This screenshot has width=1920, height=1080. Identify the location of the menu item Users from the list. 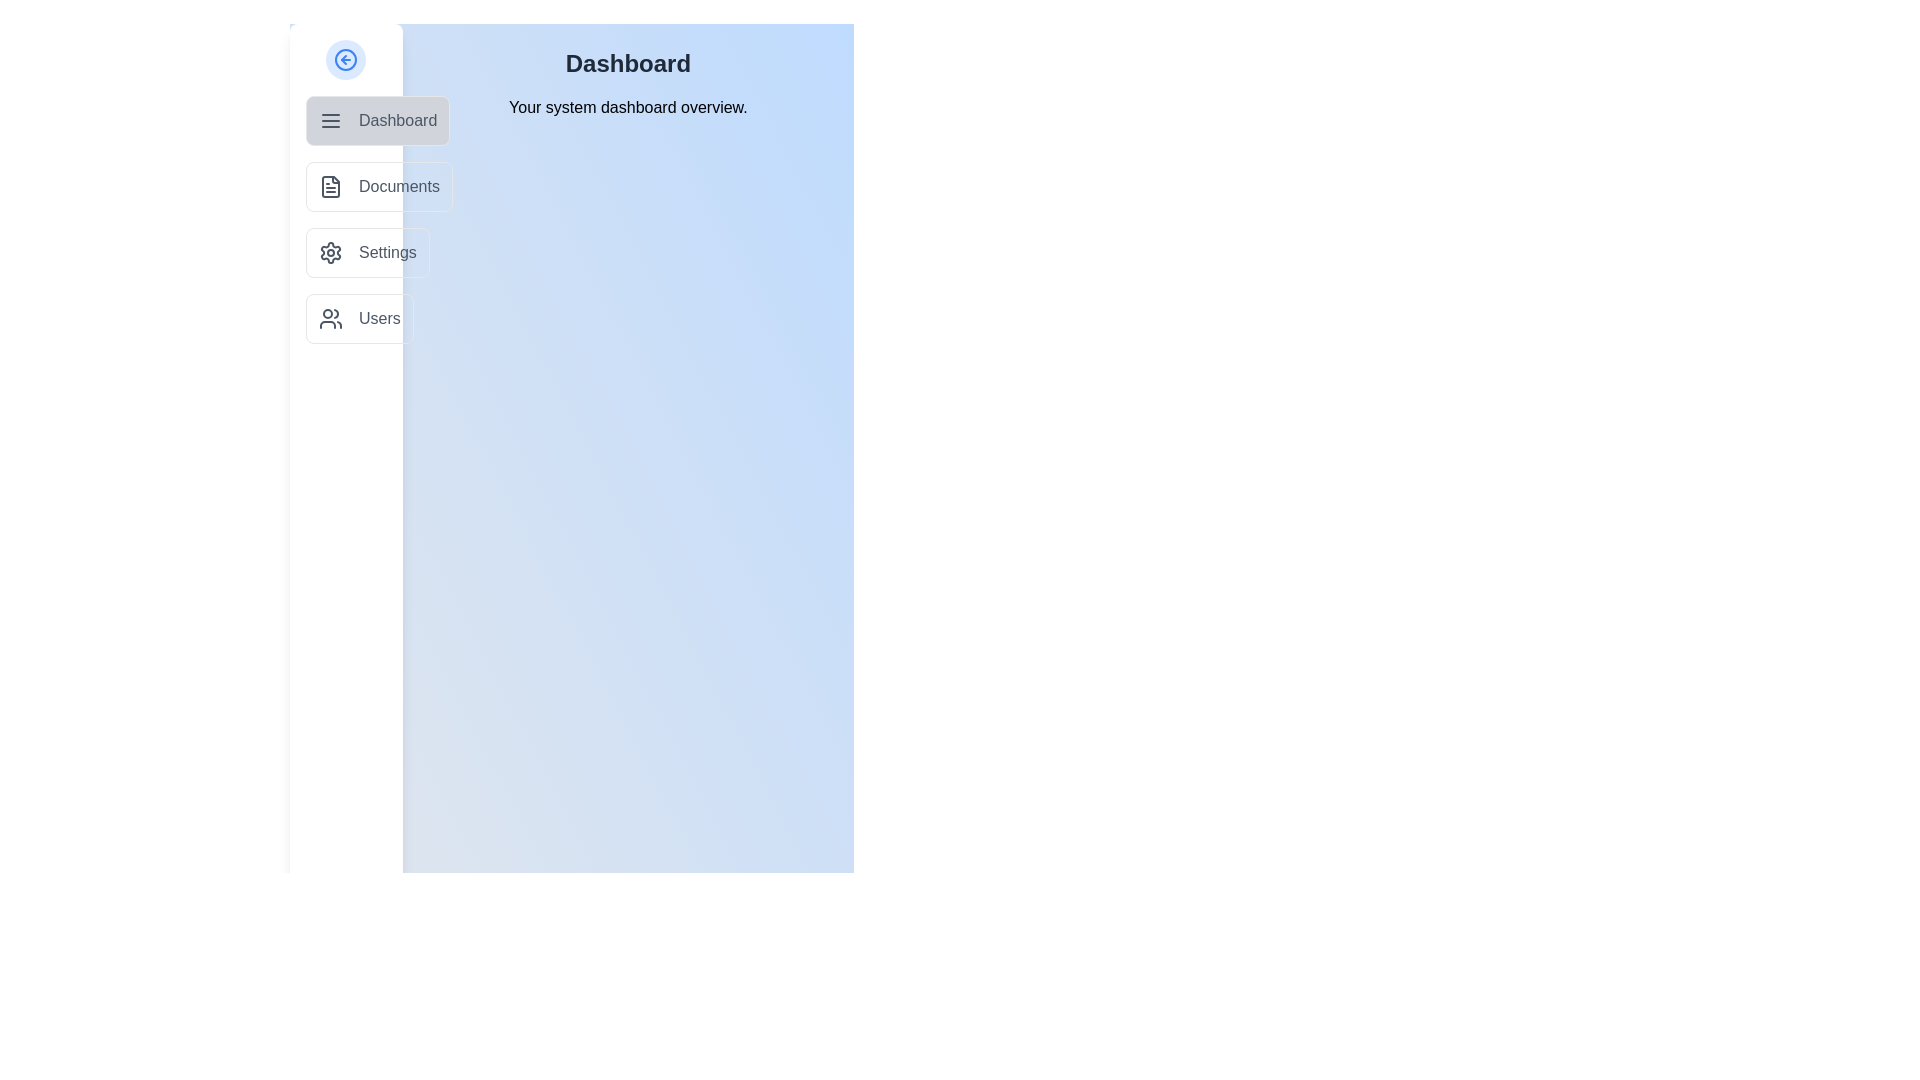
(359, 318).